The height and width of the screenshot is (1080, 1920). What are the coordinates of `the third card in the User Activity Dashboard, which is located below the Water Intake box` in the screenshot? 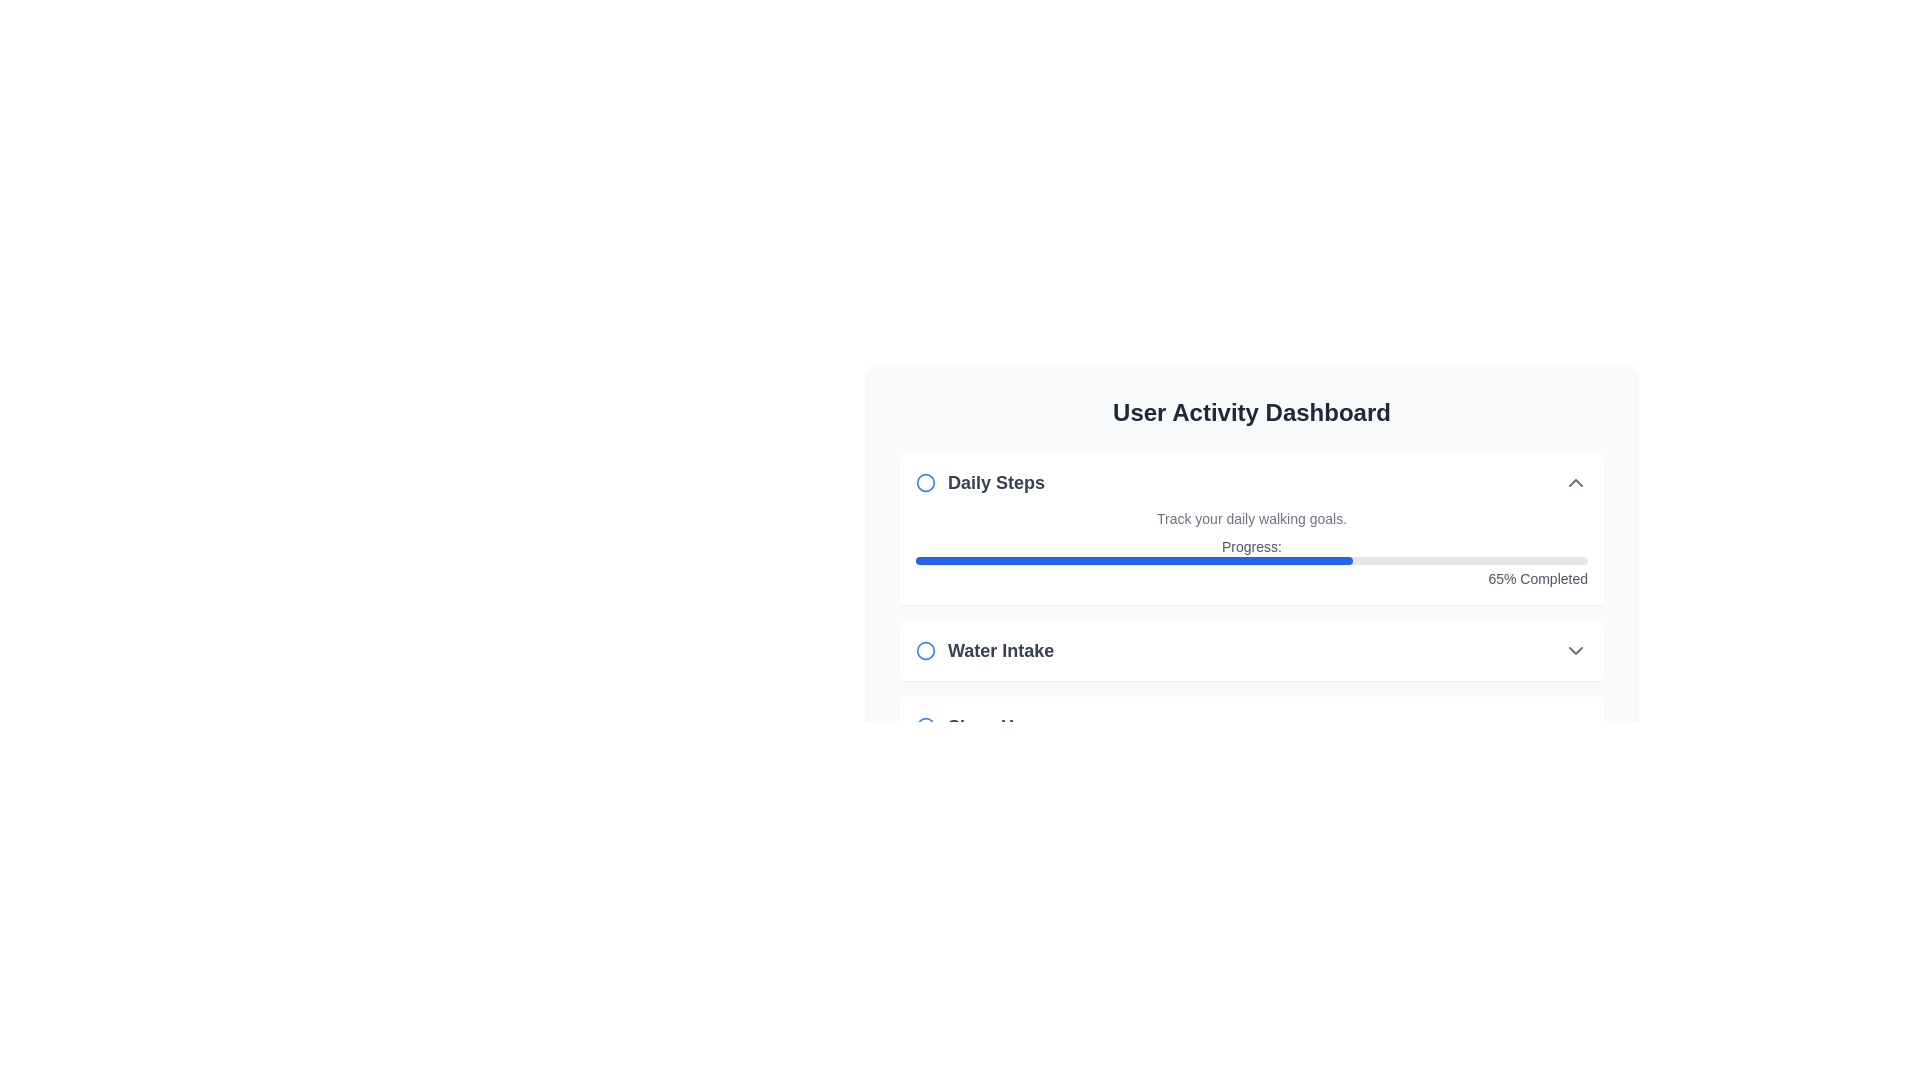 It's located at (1251, 726).